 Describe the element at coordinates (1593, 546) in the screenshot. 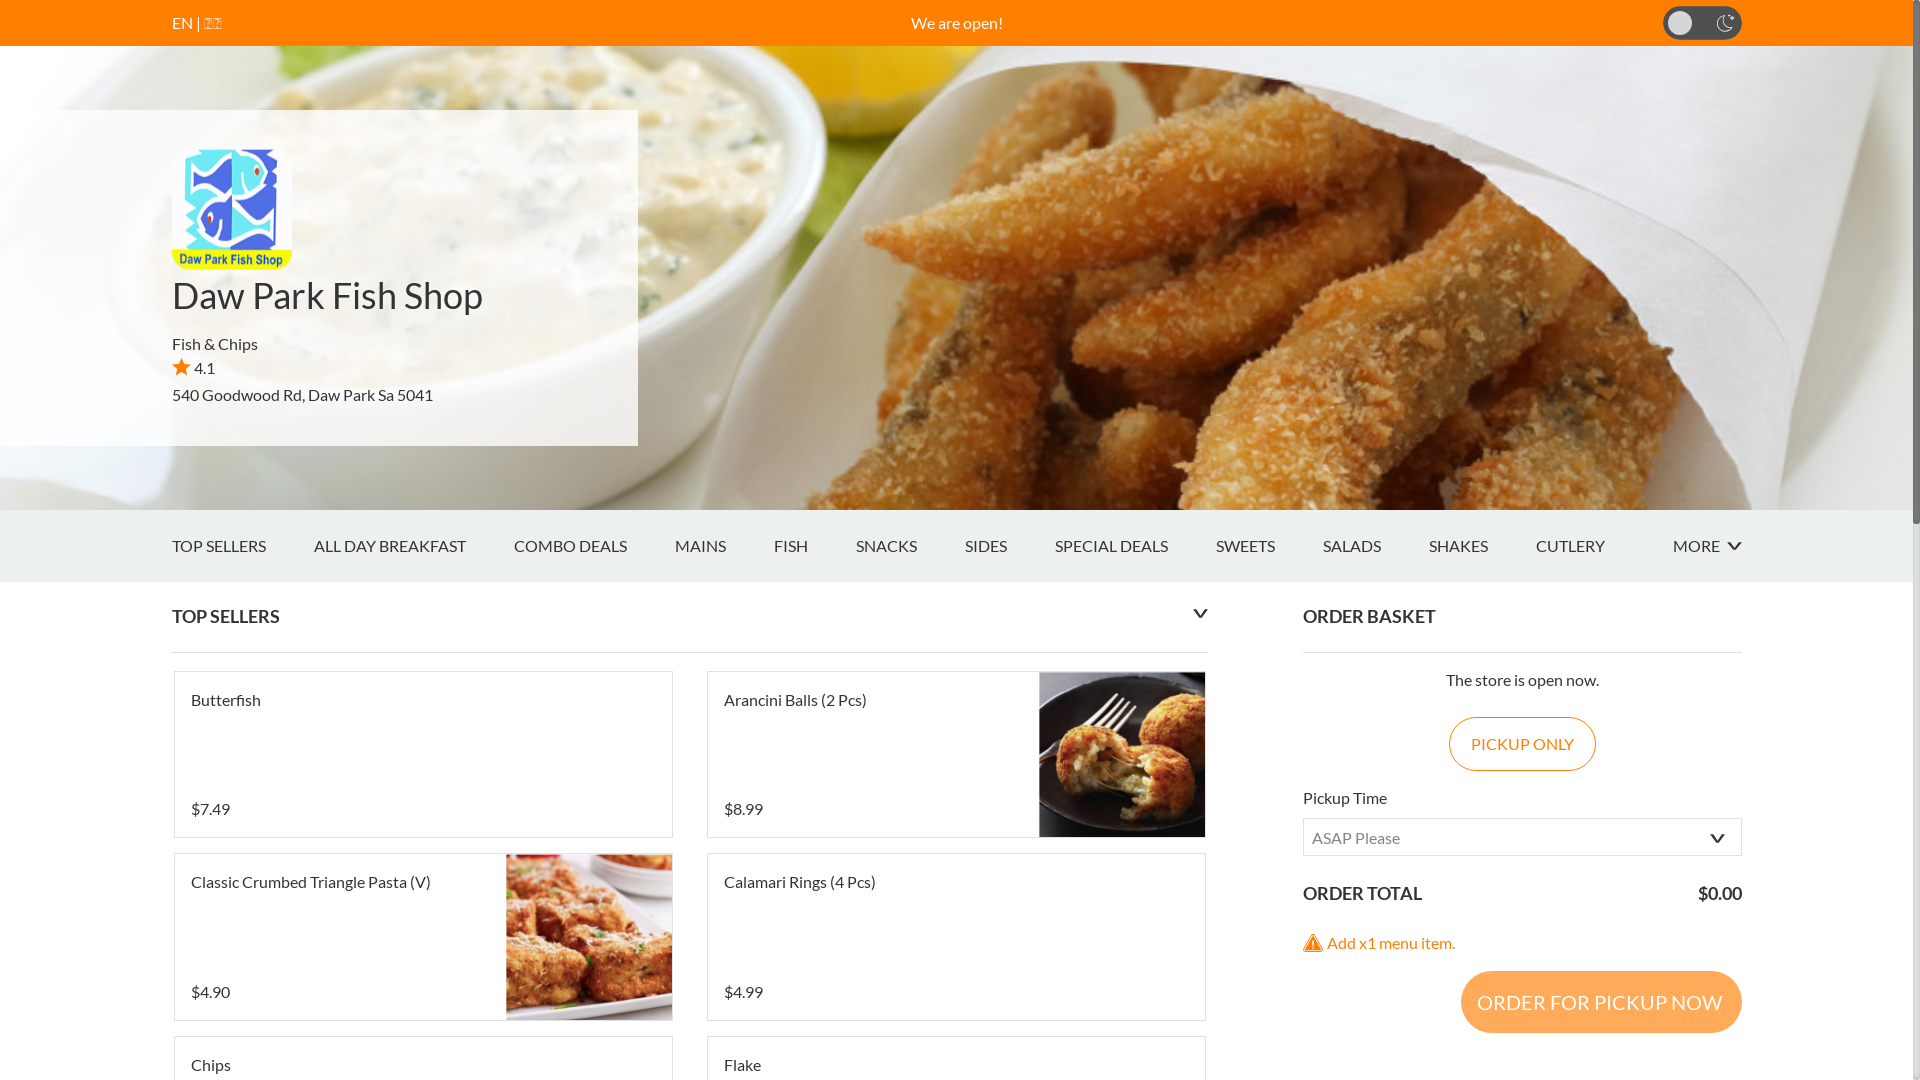

I see `'CUTLERY'` at that location.